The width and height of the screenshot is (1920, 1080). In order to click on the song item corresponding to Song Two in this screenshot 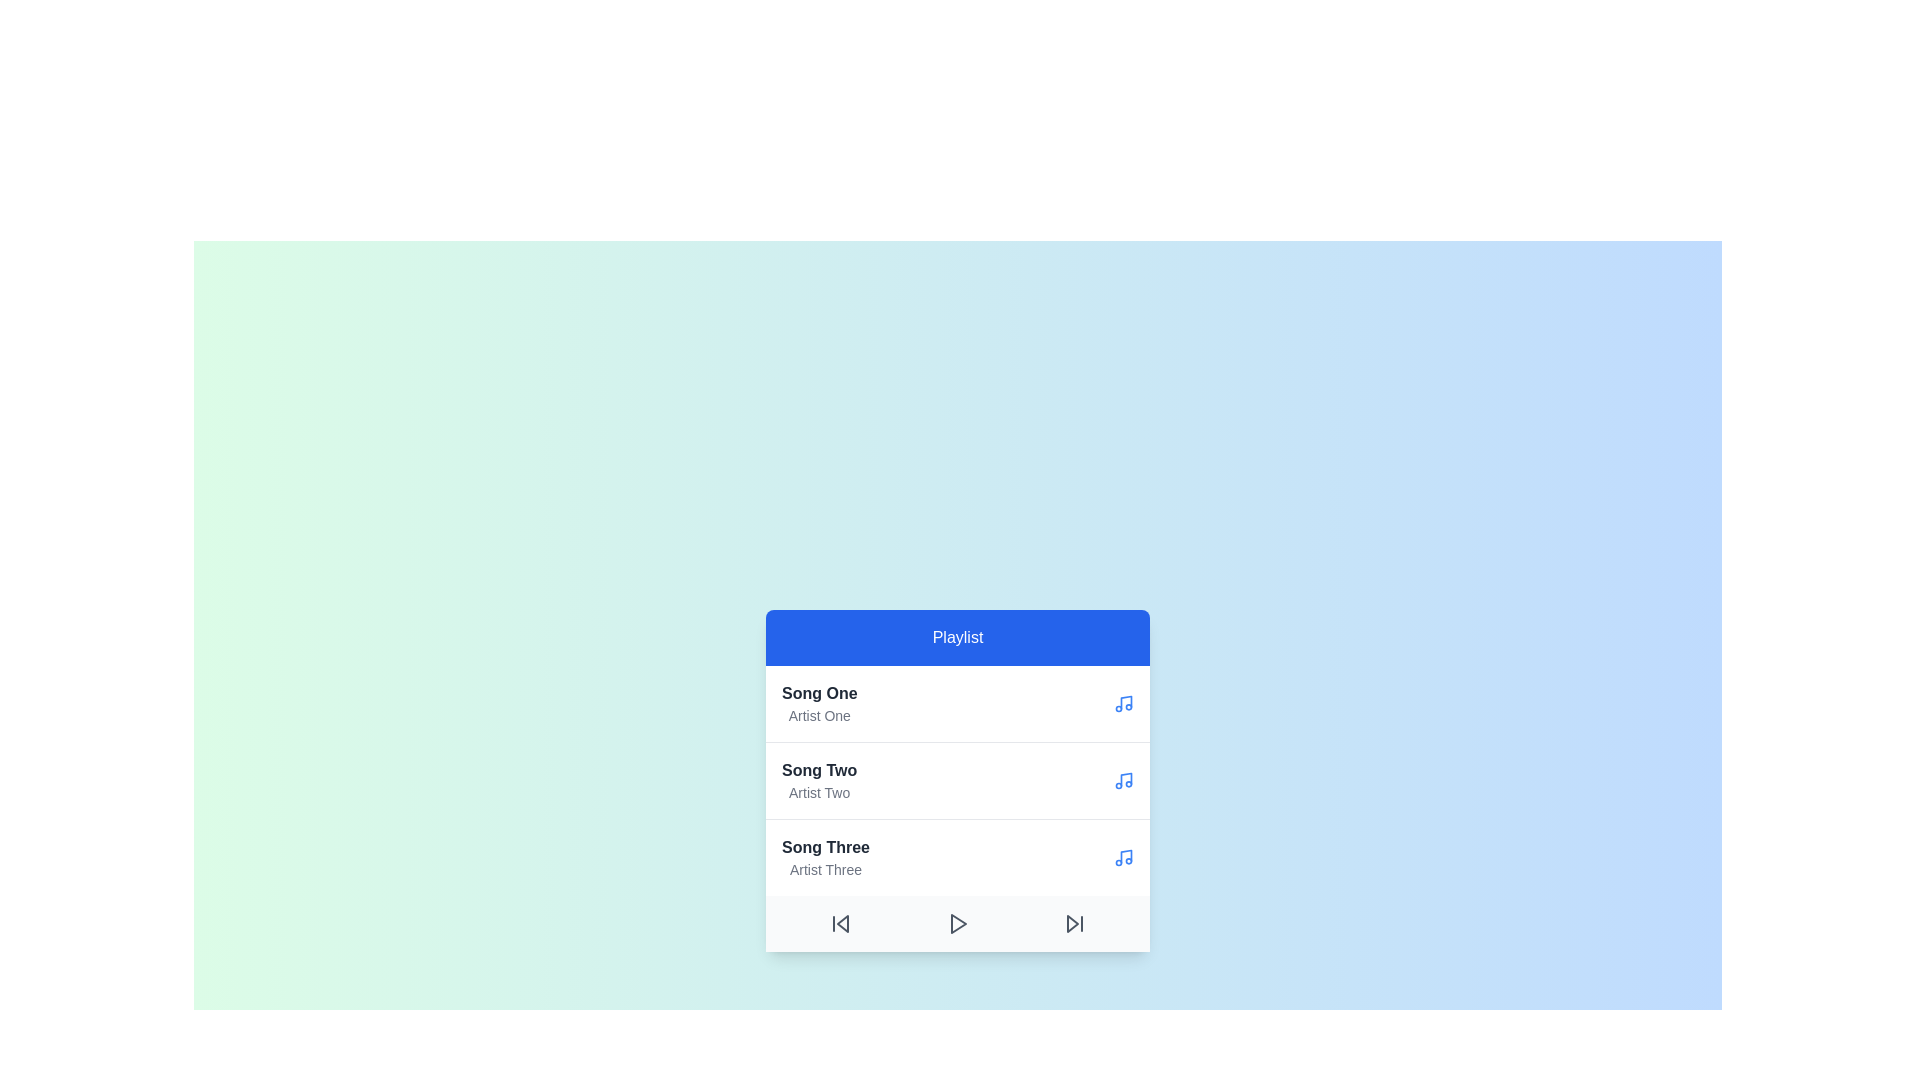, I will do `click(819, 779)`.